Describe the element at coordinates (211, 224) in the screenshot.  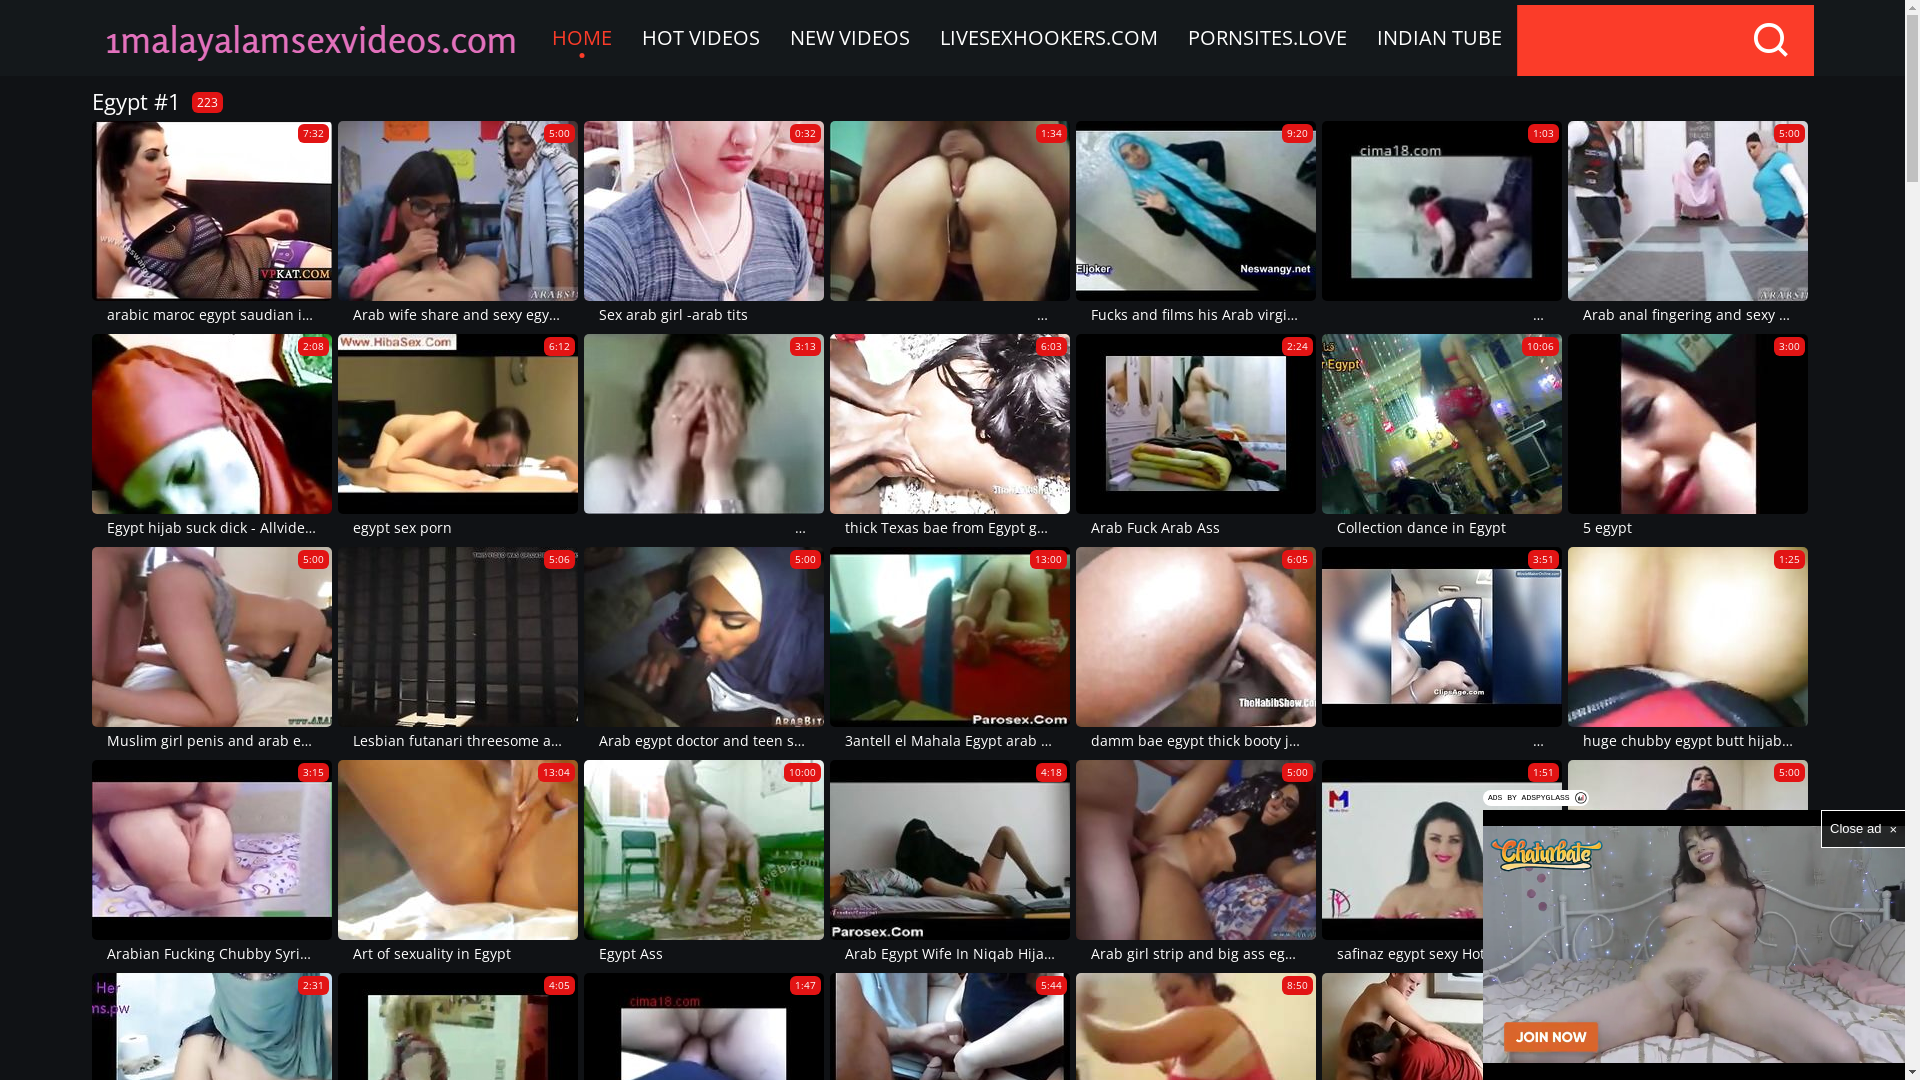
I see `'7:32` at that location.